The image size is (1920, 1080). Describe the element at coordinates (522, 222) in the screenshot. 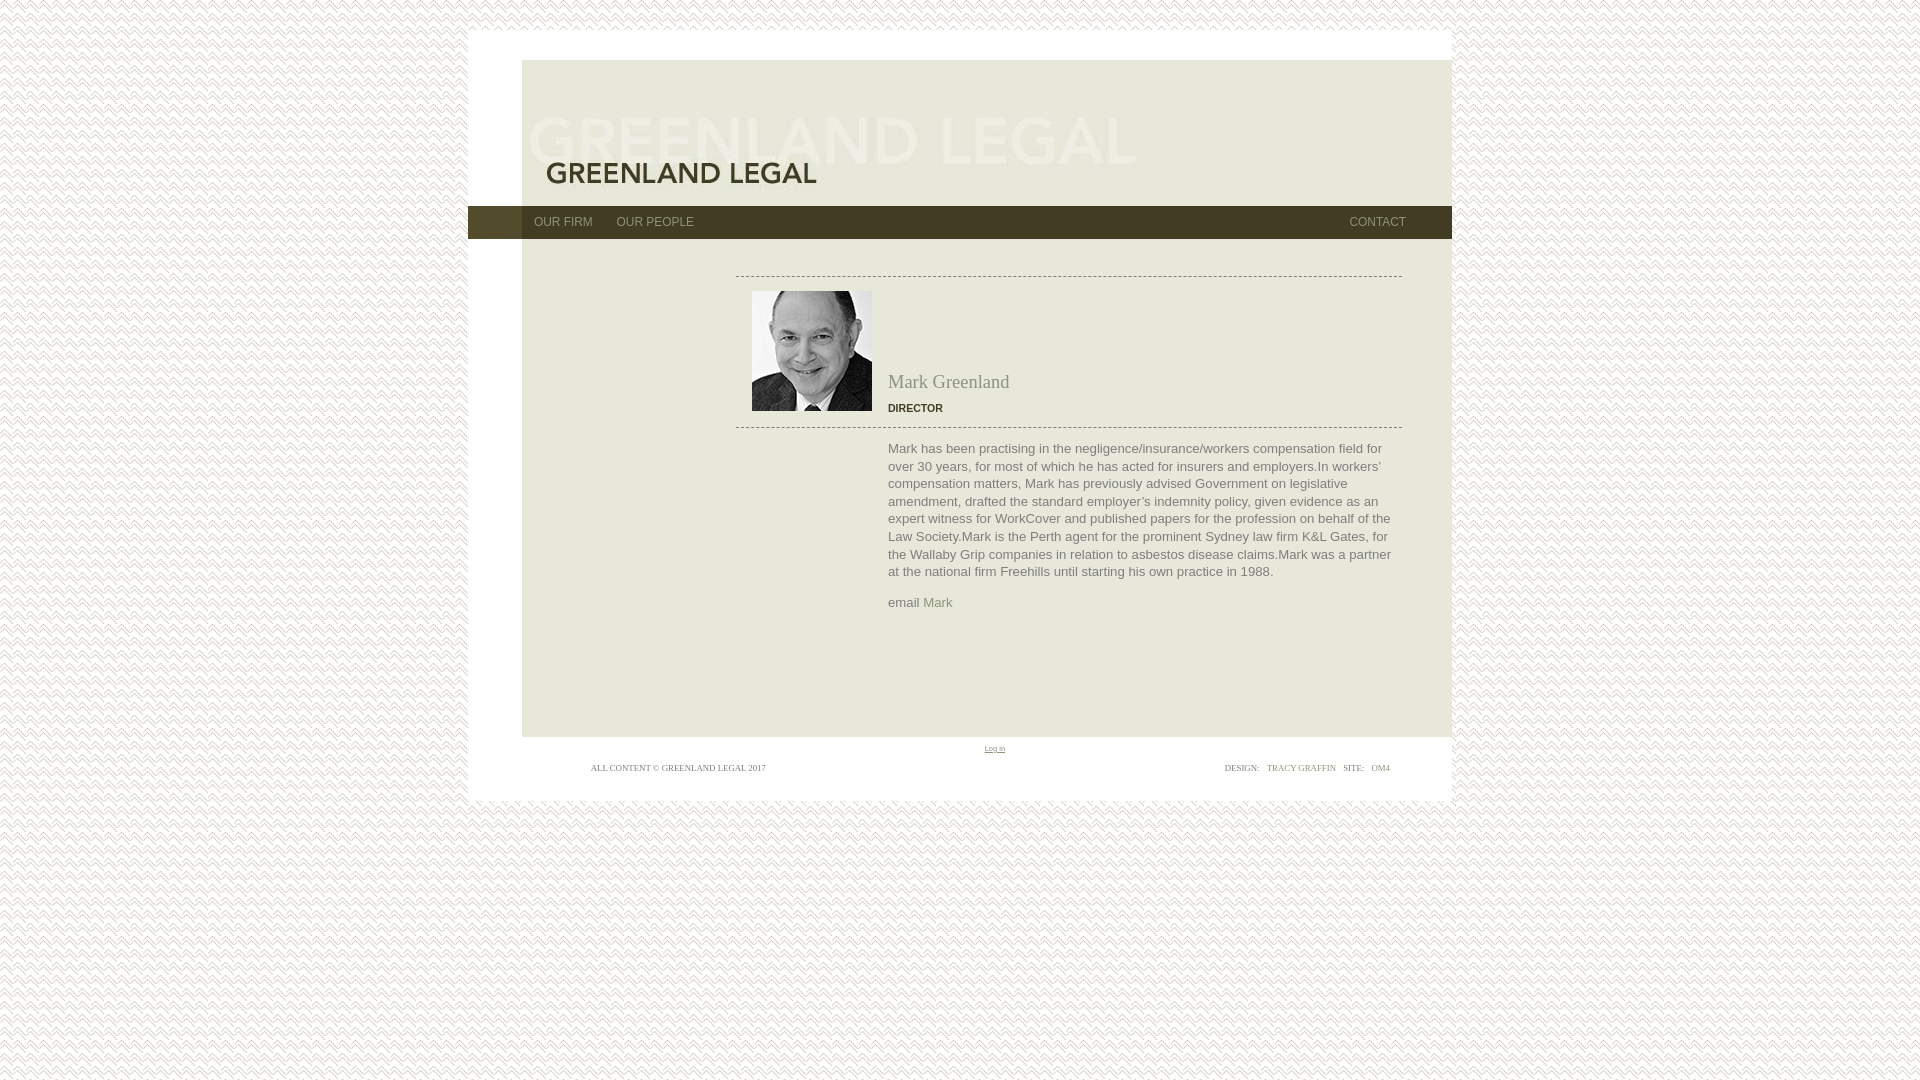

I see `'OUR FIRM'` at that location.